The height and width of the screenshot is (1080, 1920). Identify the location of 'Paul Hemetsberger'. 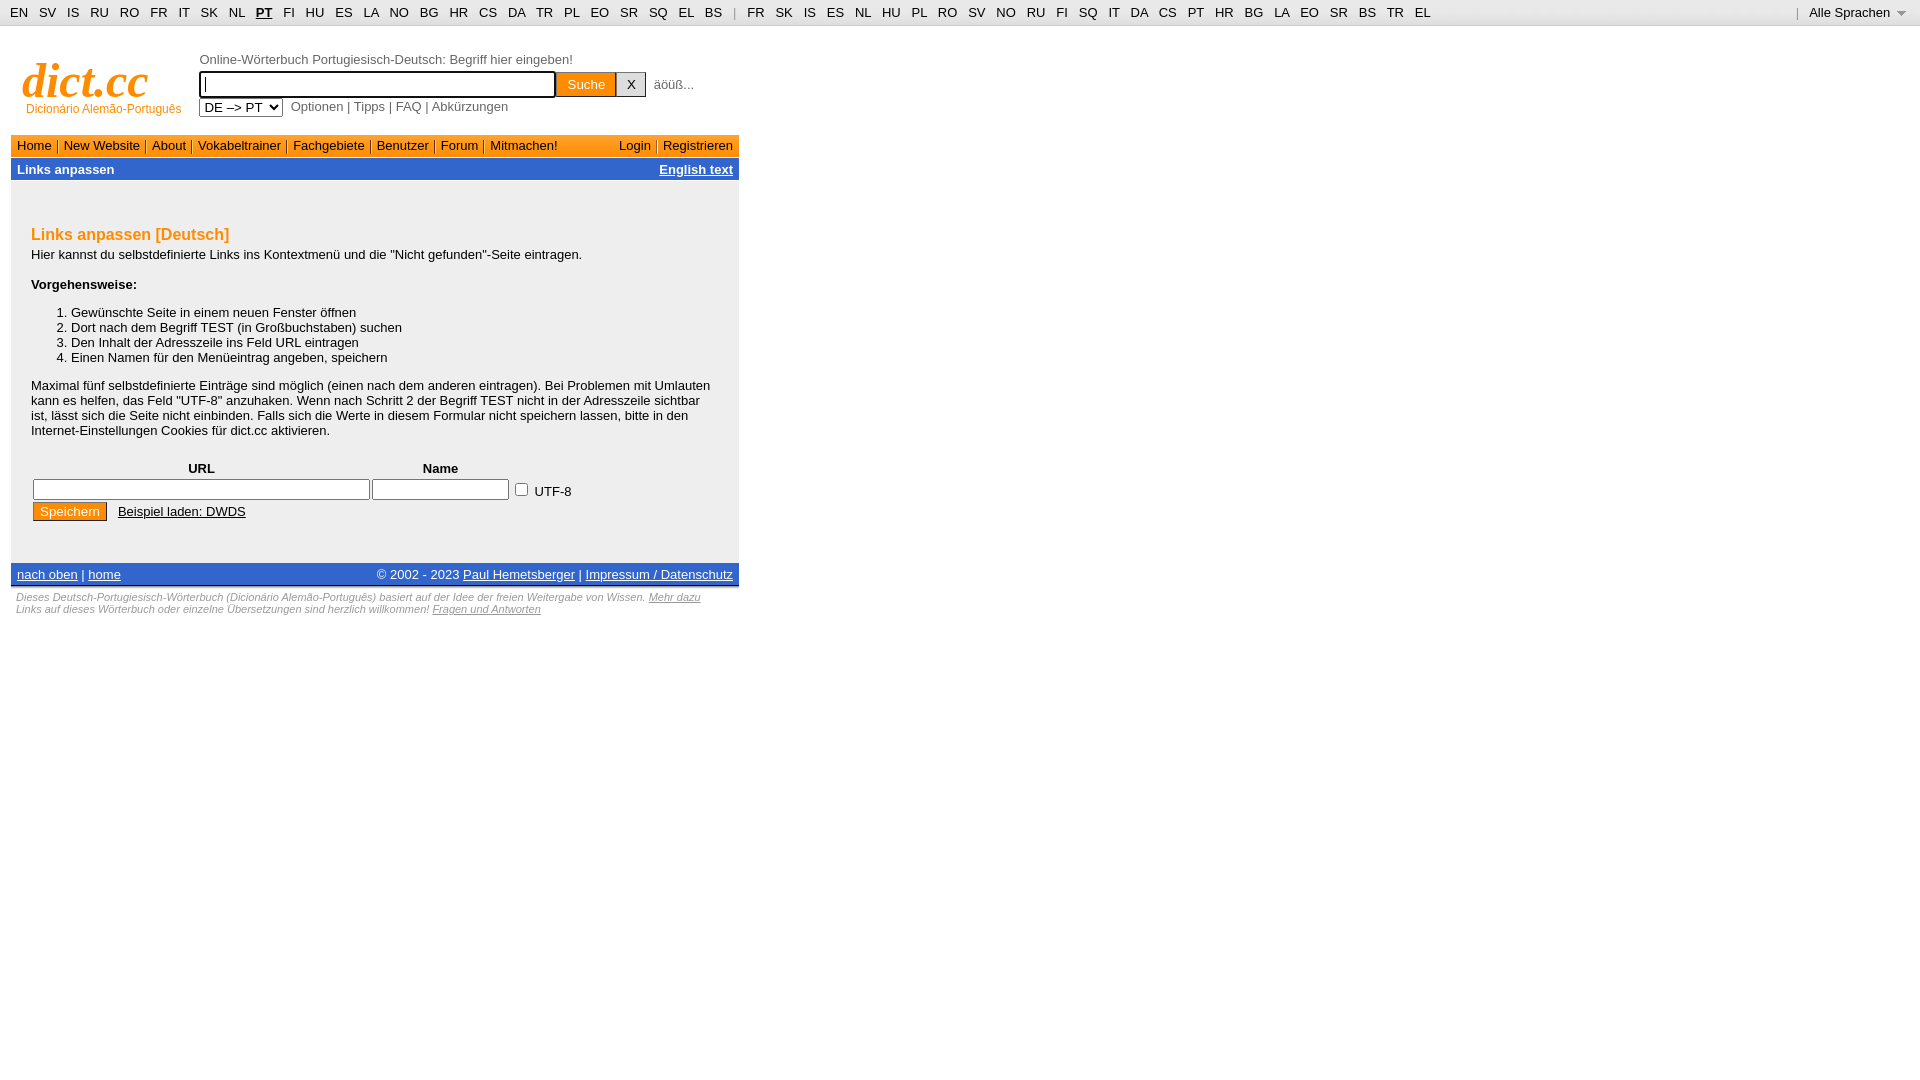
(518, 573).